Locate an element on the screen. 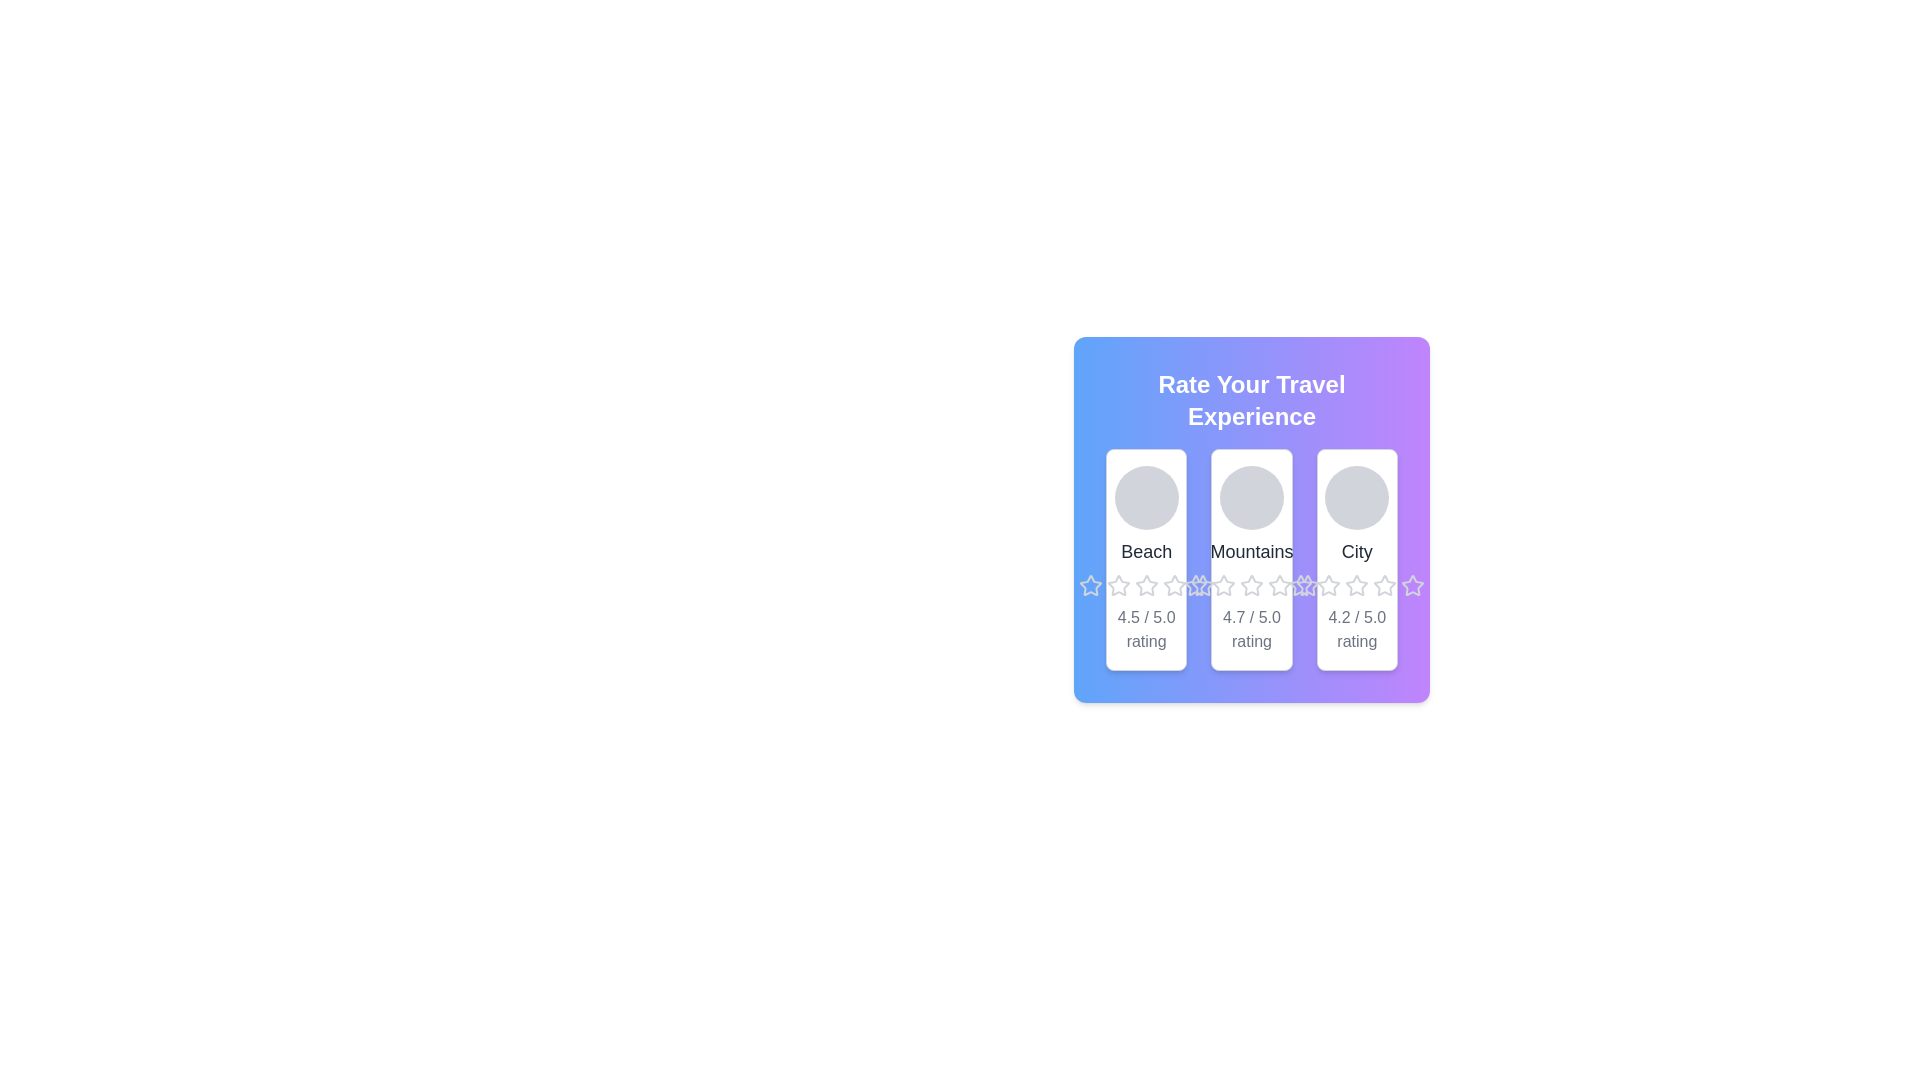 This screenshot has width=1920, height=1080. the last star-shaped icon in the rating interface under the 'Mountains' card is located at coordinates (1201, 585).